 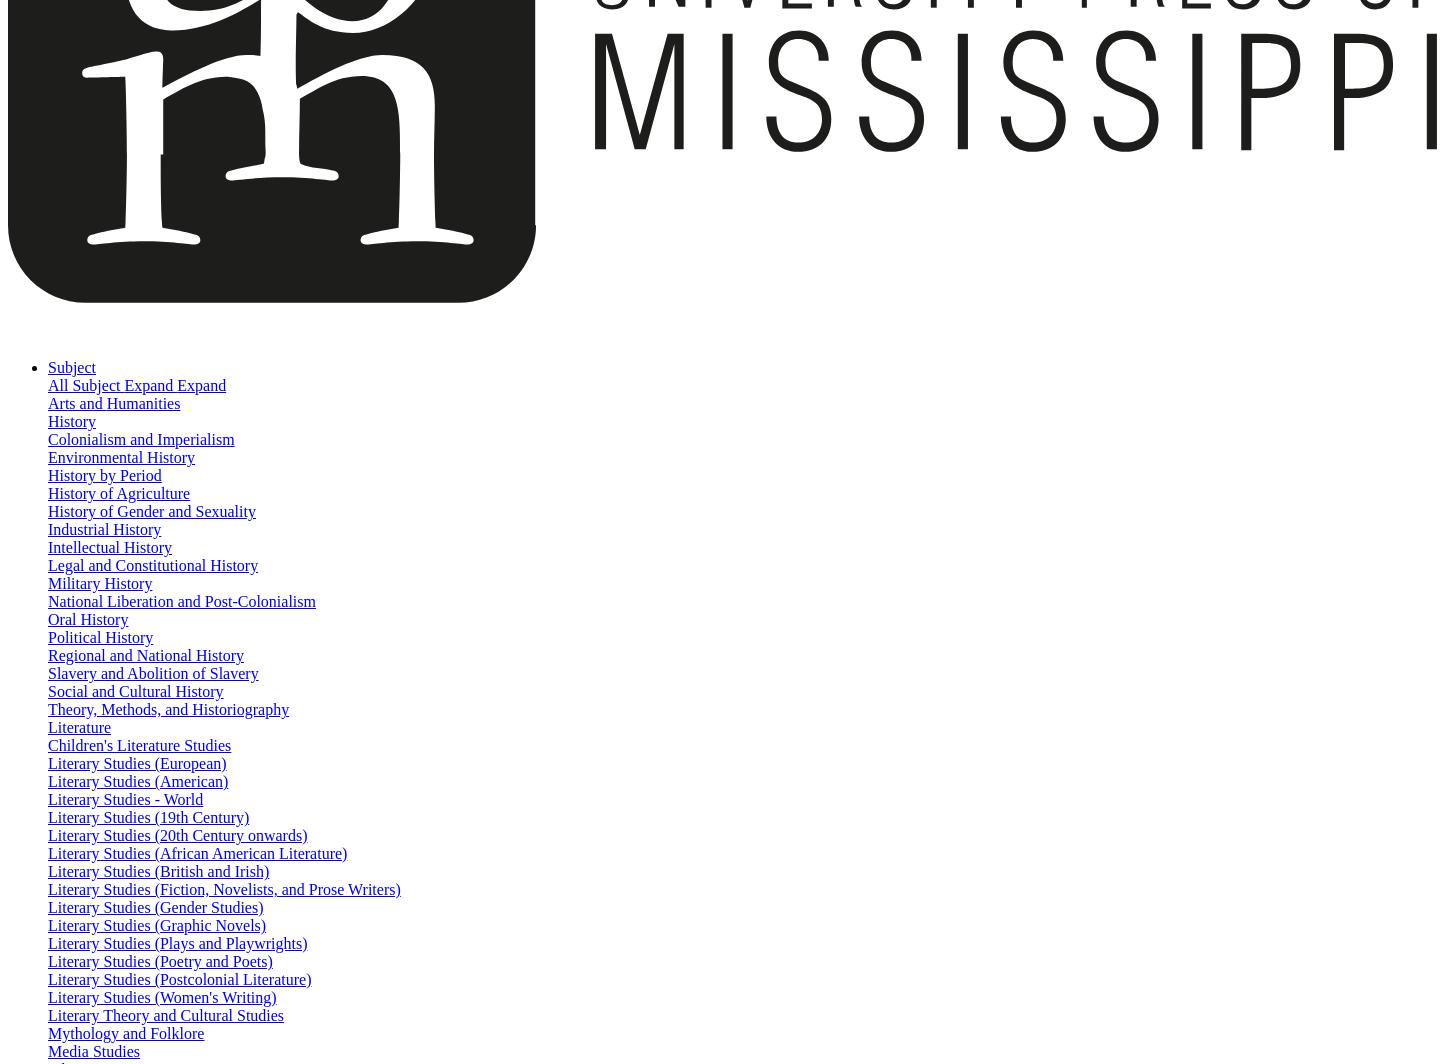 What do you see at coordinates (151, 565) in the screenshot?
I see `'Legal and Constitutional History'` at bounding box center [151, 565].